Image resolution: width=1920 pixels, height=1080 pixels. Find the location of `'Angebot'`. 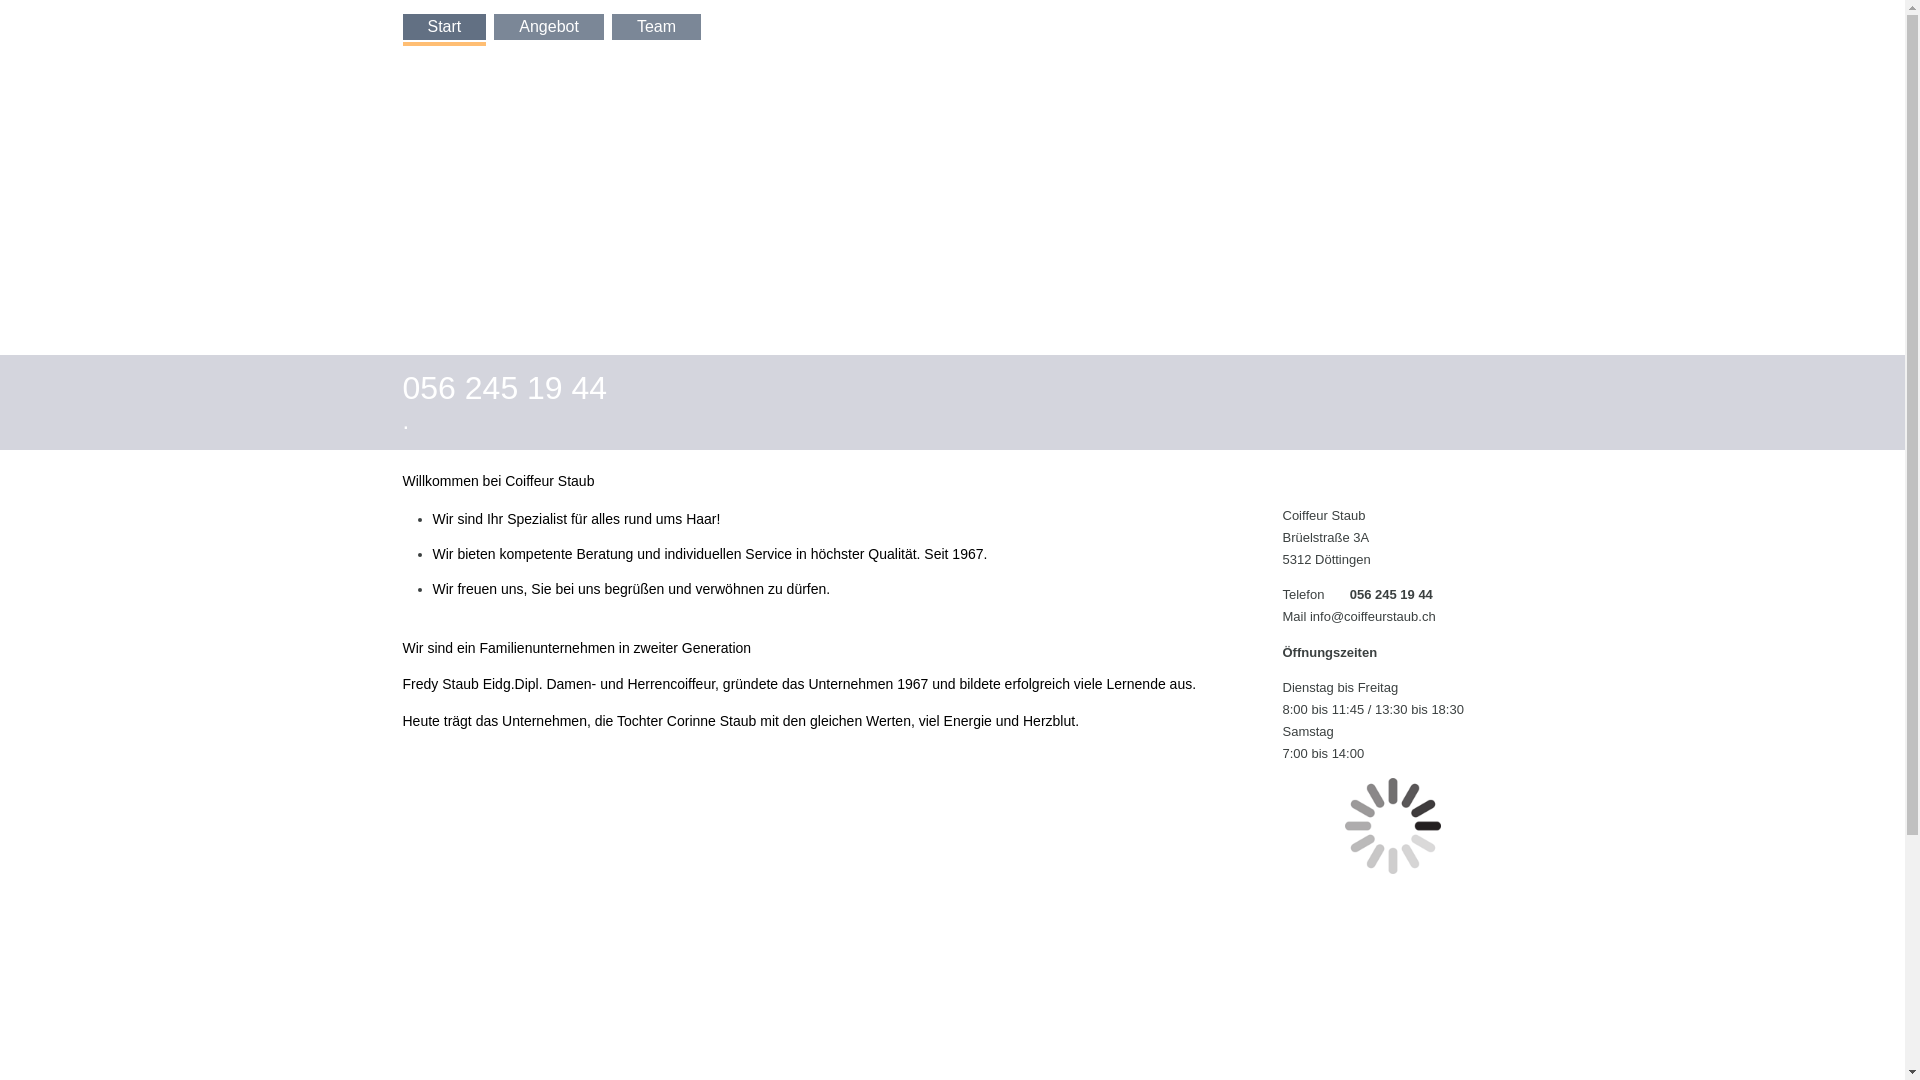

'Angebot' is located at coordinates (494, 27).